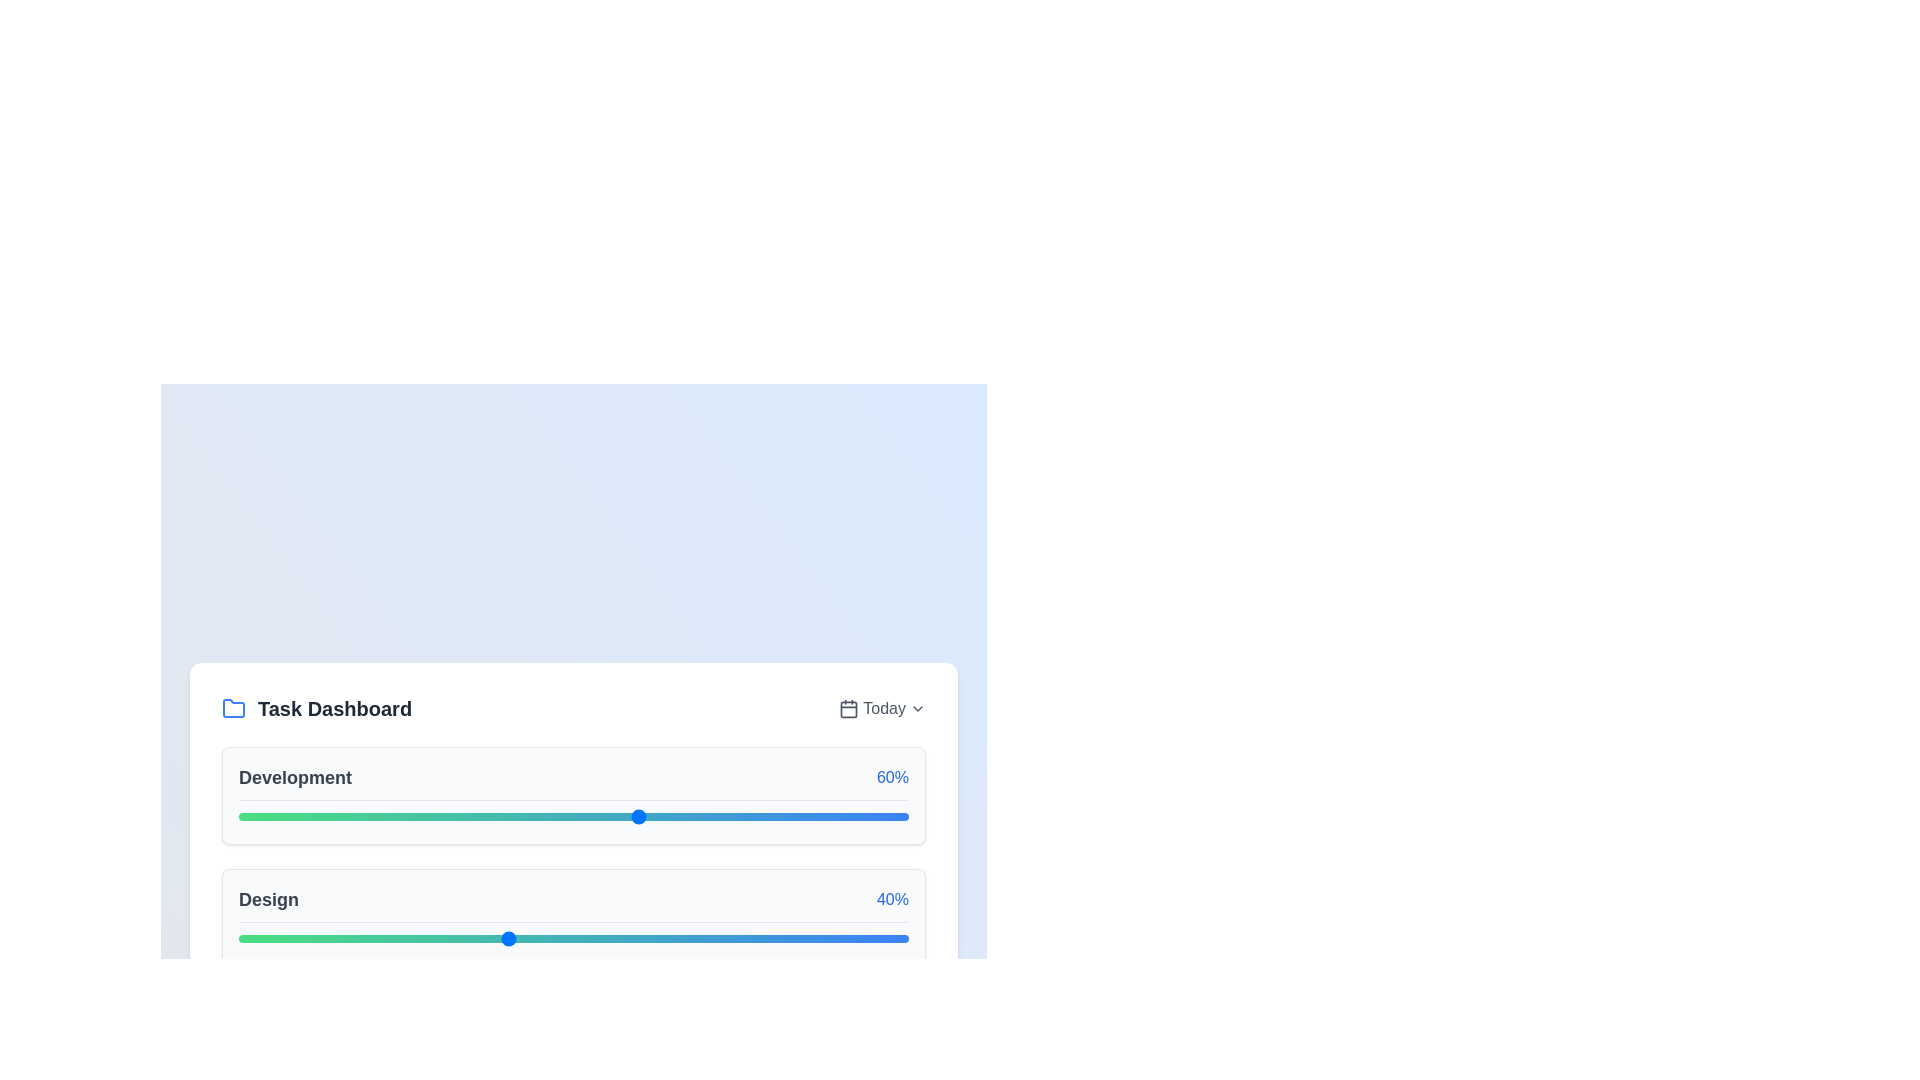 This screenshot has width=1920, height=1080. Describe the element at coordinates (891, 898) in the screenshot. I see `the progress percentage text label indicating the completion level of the 'Design' task` at that location.